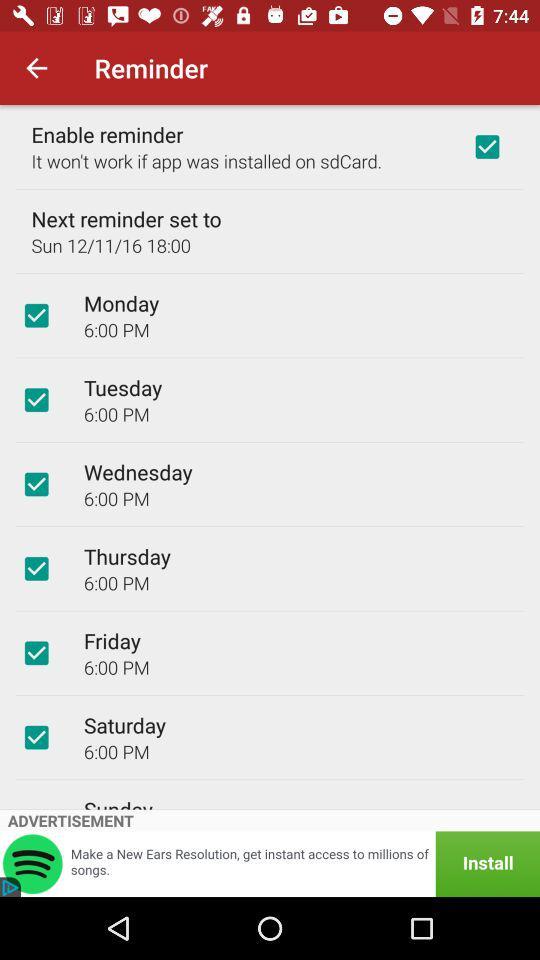 This screenshot has height=960, width=540. I want to click on icon to the left of wednesday, so click(36, 483).